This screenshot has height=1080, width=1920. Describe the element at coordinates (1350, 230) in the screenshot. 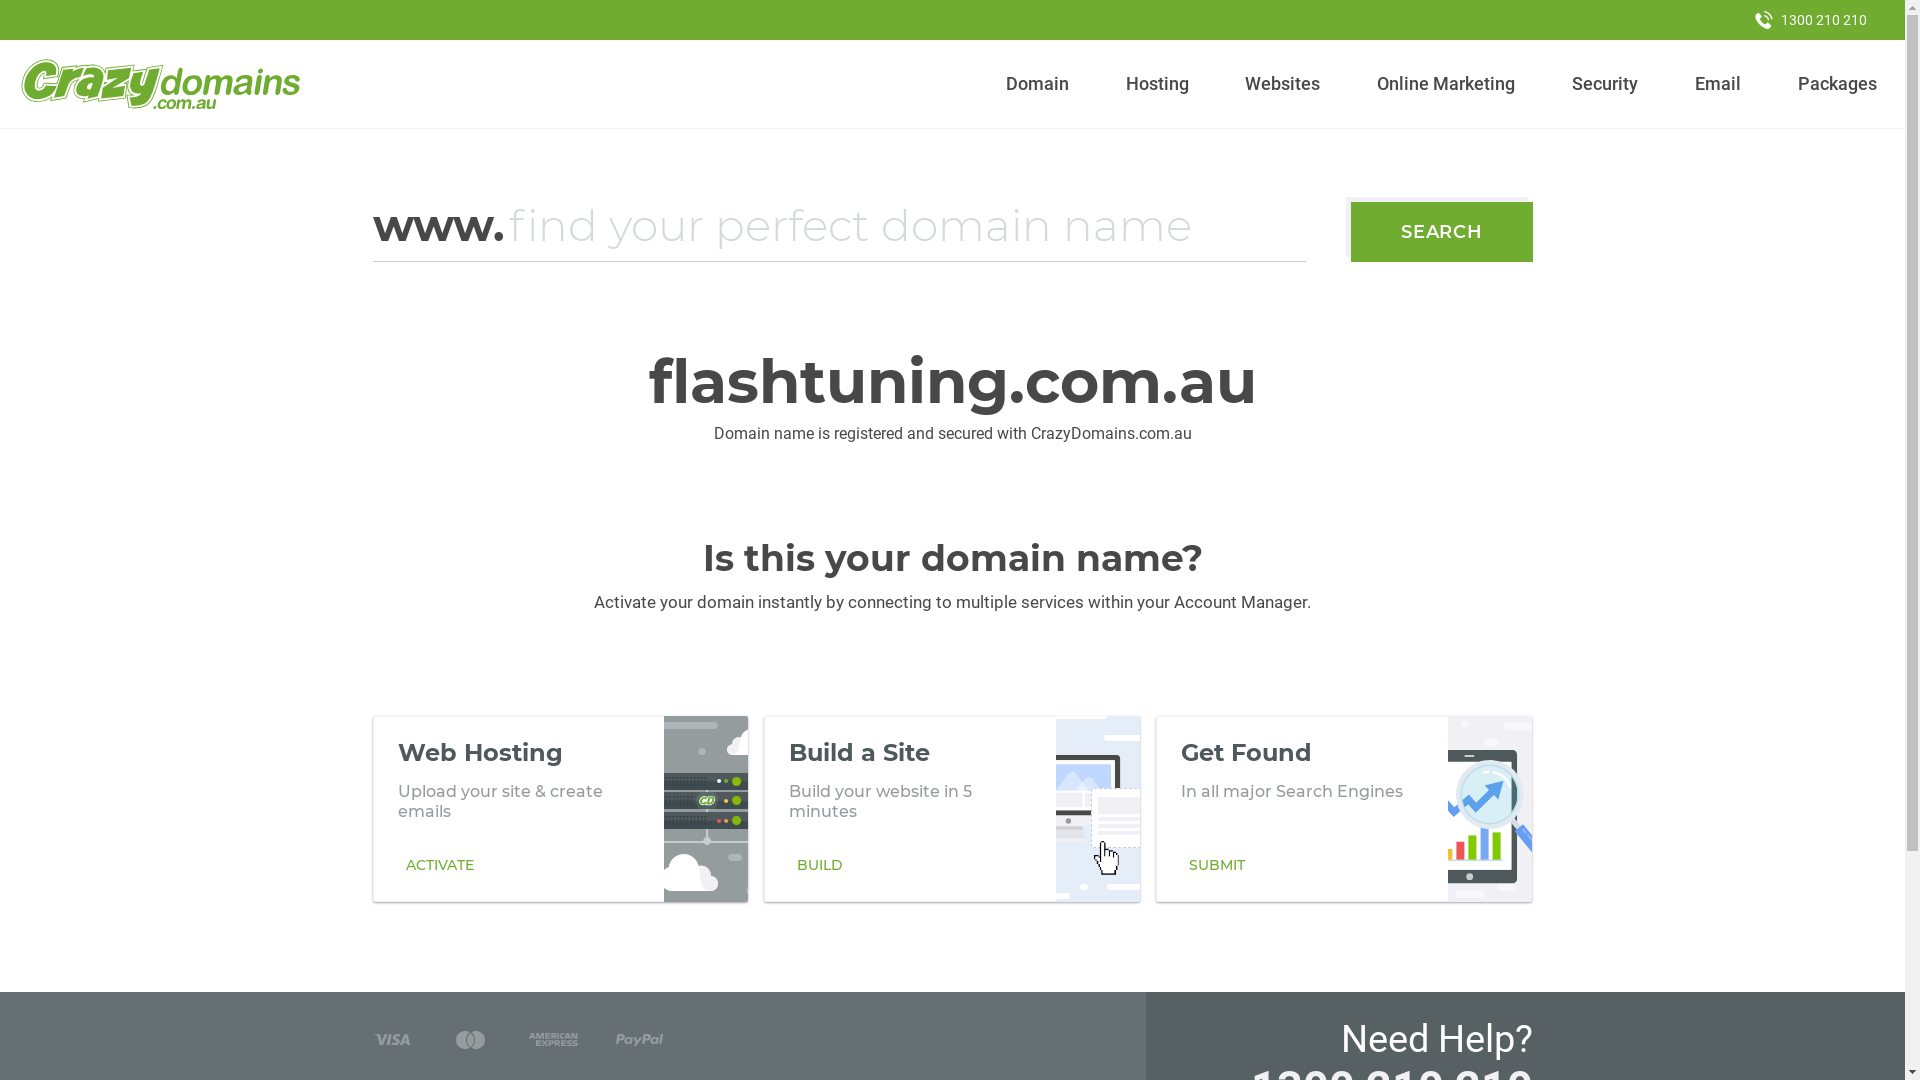

I see `'SEARCH'` at that location.